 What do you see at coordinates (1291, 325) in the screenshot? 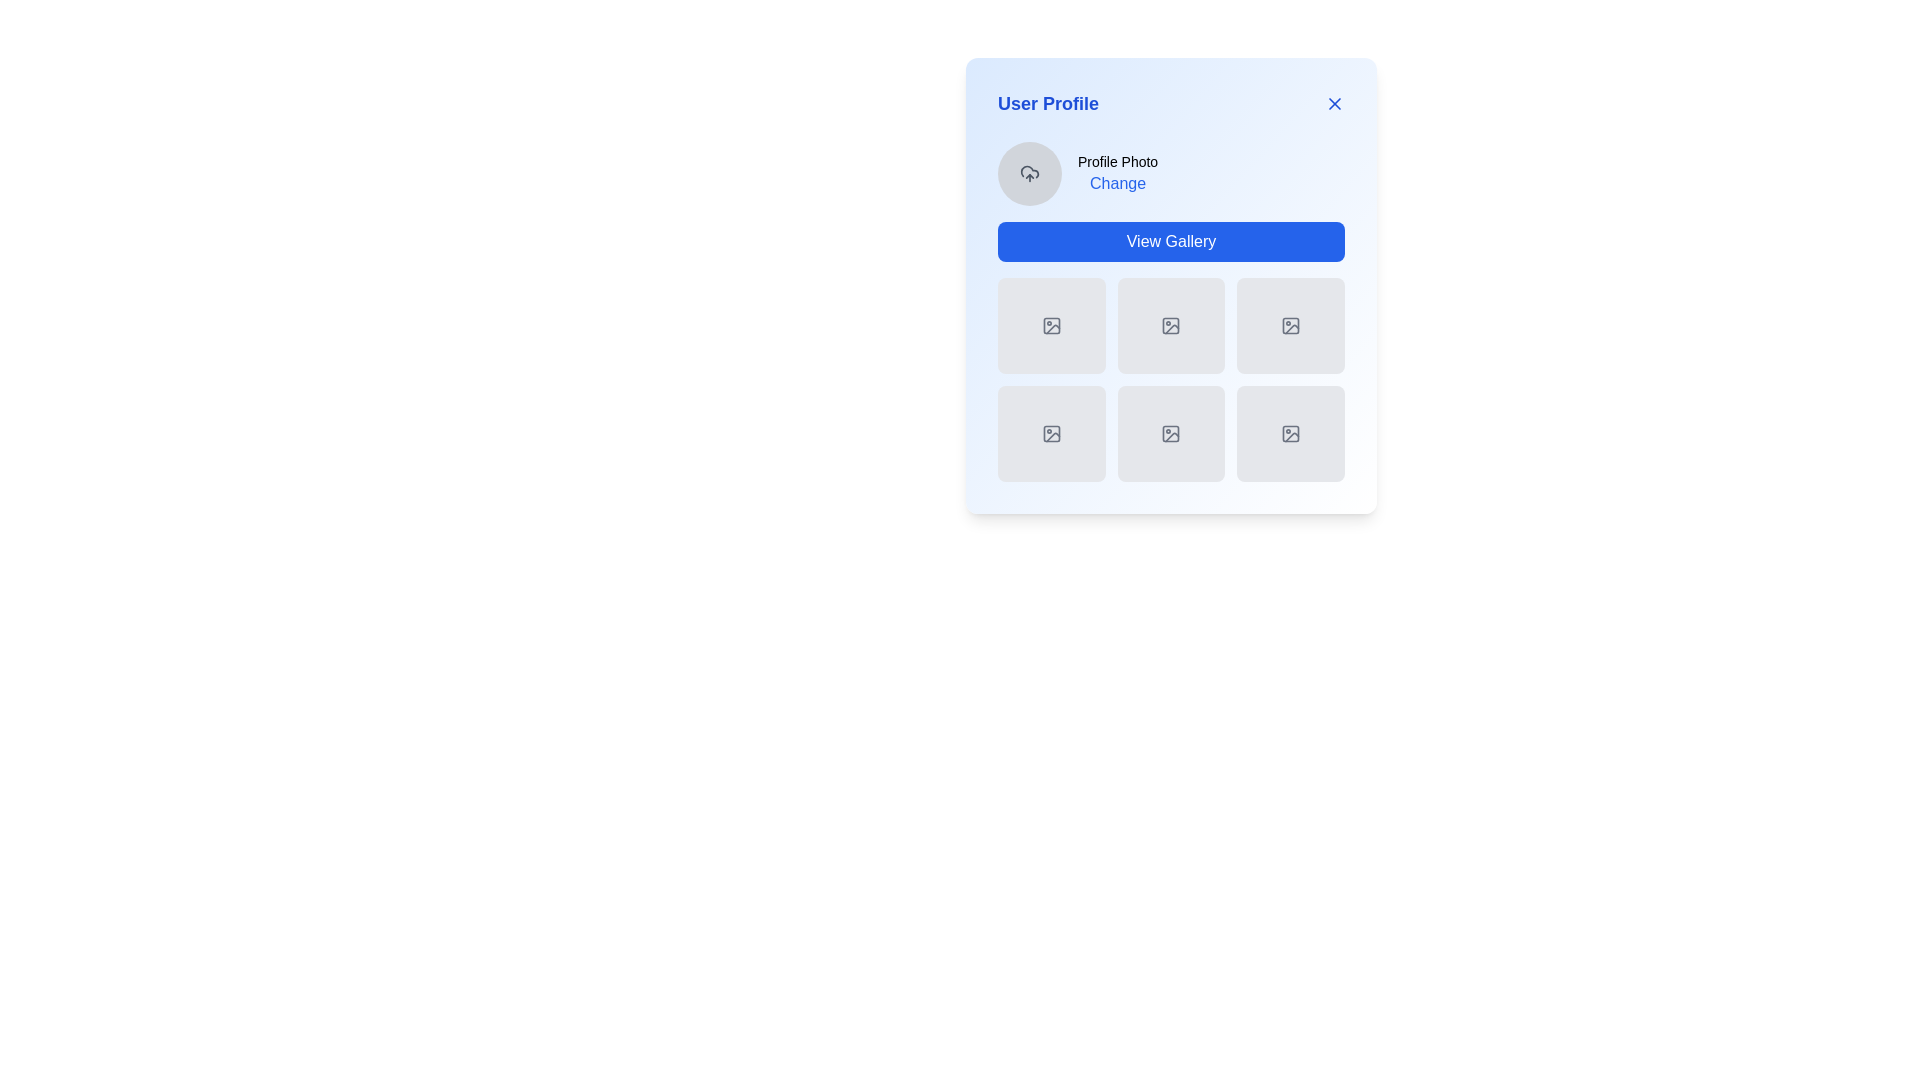
I see `the Image Placeholder, which is a rectangular element with rounded corners, light gray background, and an icon resembling a placeholder image symbol, located in the third column of the first row in a 3x3 grid layout` at bounding box center [1291, 325].